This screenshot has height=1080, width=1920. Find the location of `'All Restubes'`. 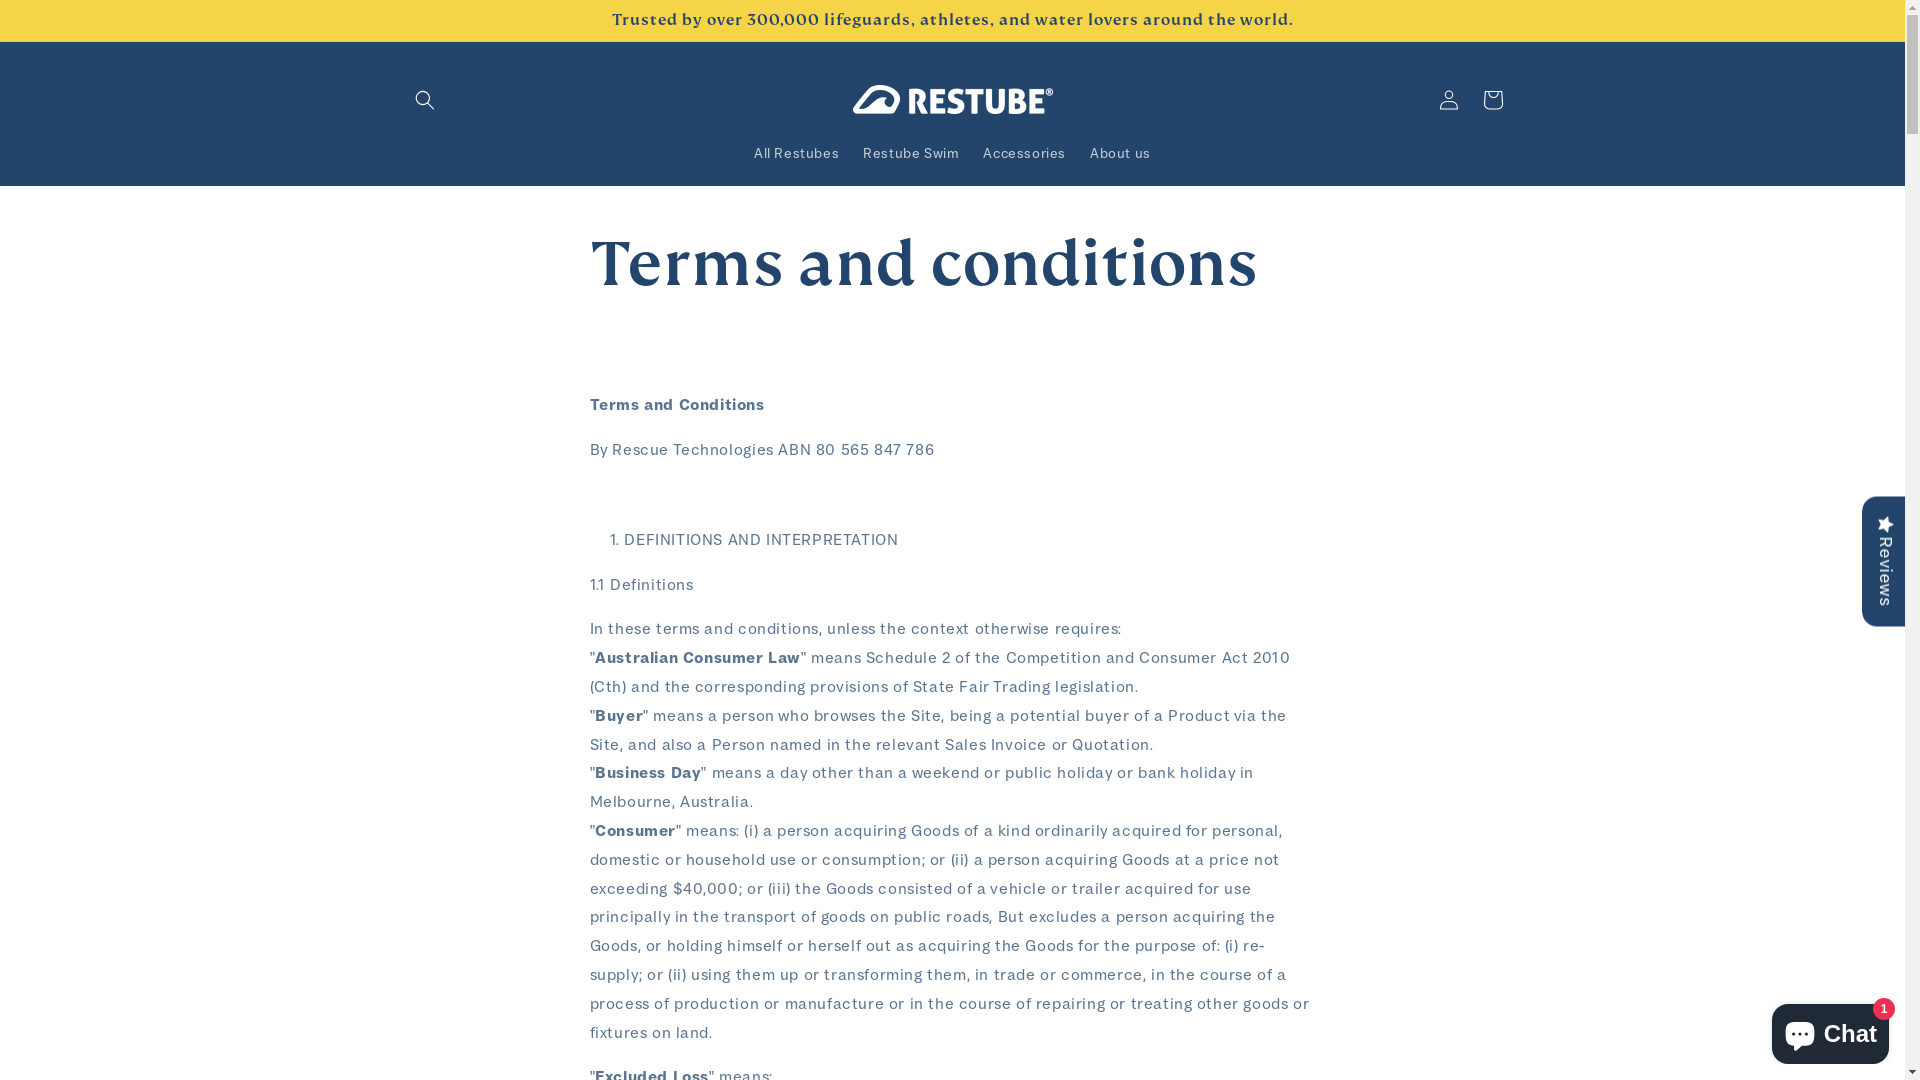

'All Restubes' is located at coordinates (795, 152).